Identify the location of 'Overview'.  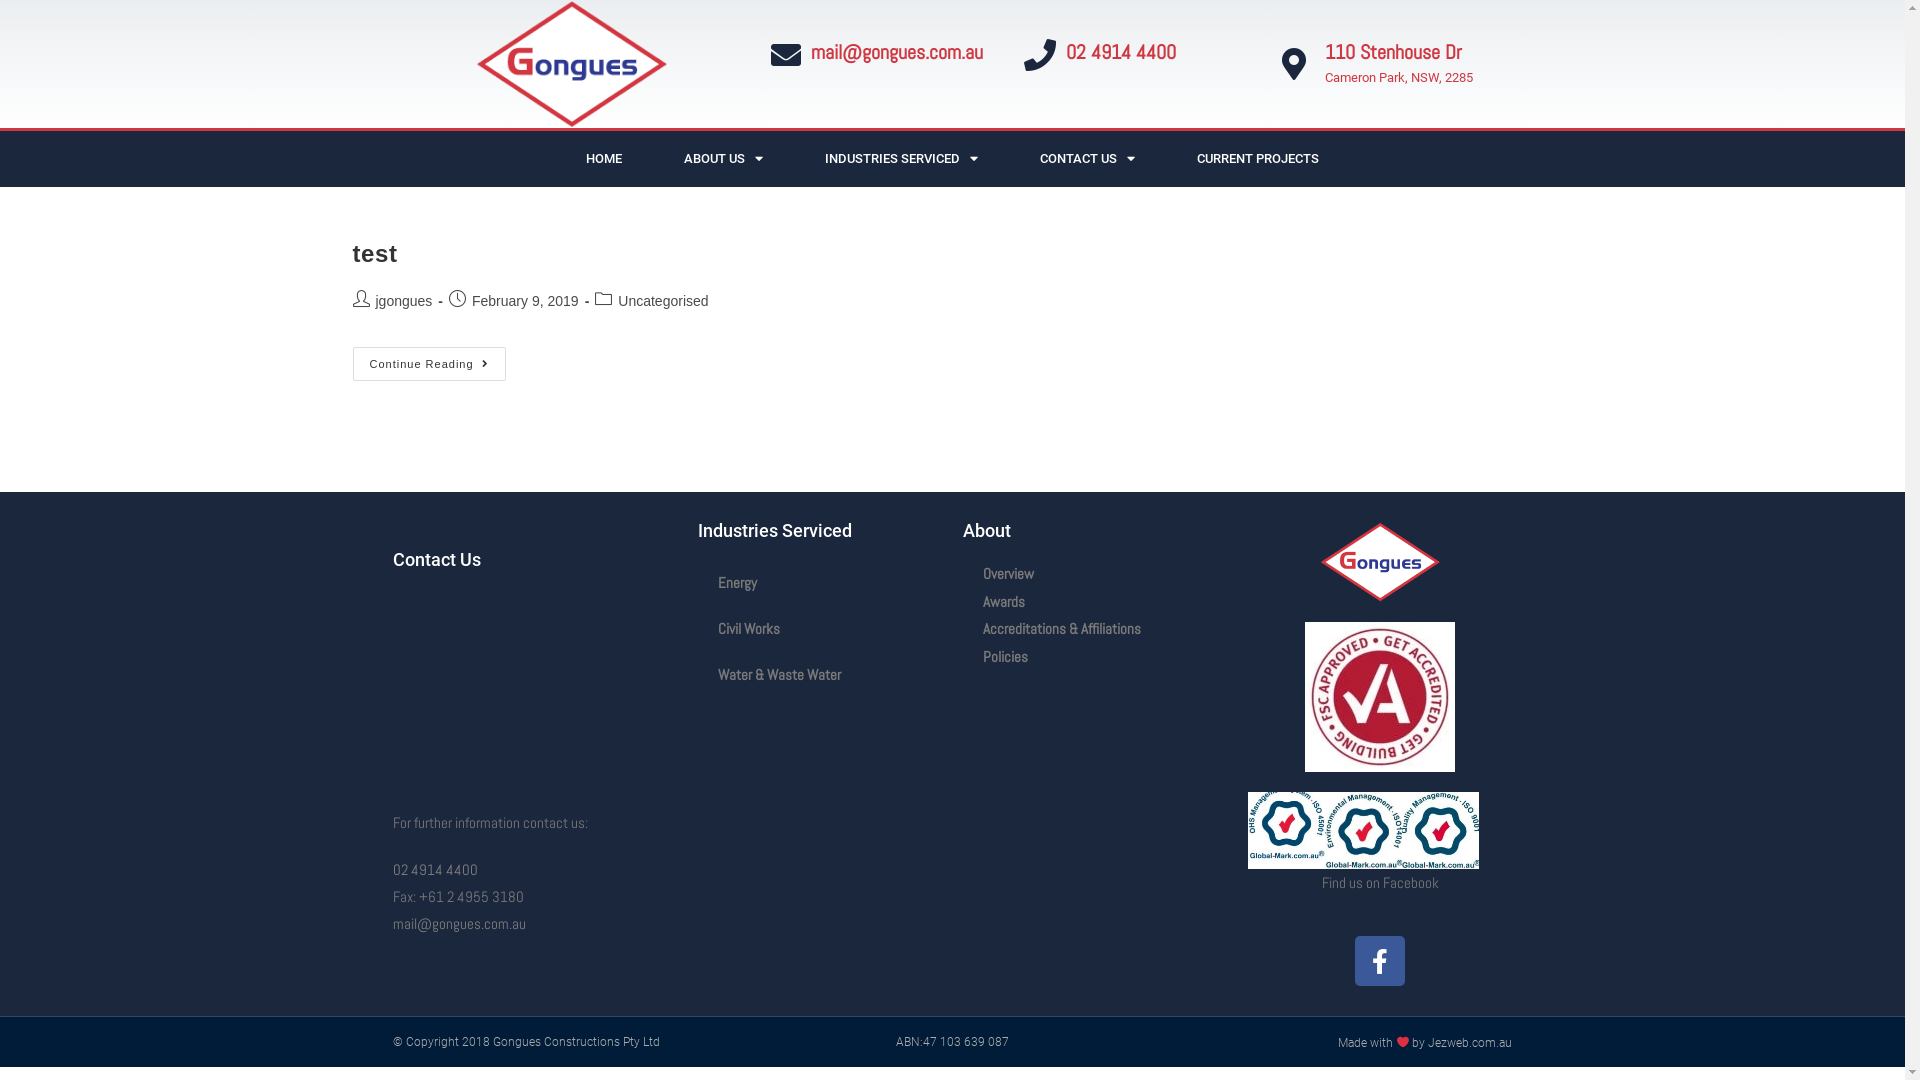
(961, 574).